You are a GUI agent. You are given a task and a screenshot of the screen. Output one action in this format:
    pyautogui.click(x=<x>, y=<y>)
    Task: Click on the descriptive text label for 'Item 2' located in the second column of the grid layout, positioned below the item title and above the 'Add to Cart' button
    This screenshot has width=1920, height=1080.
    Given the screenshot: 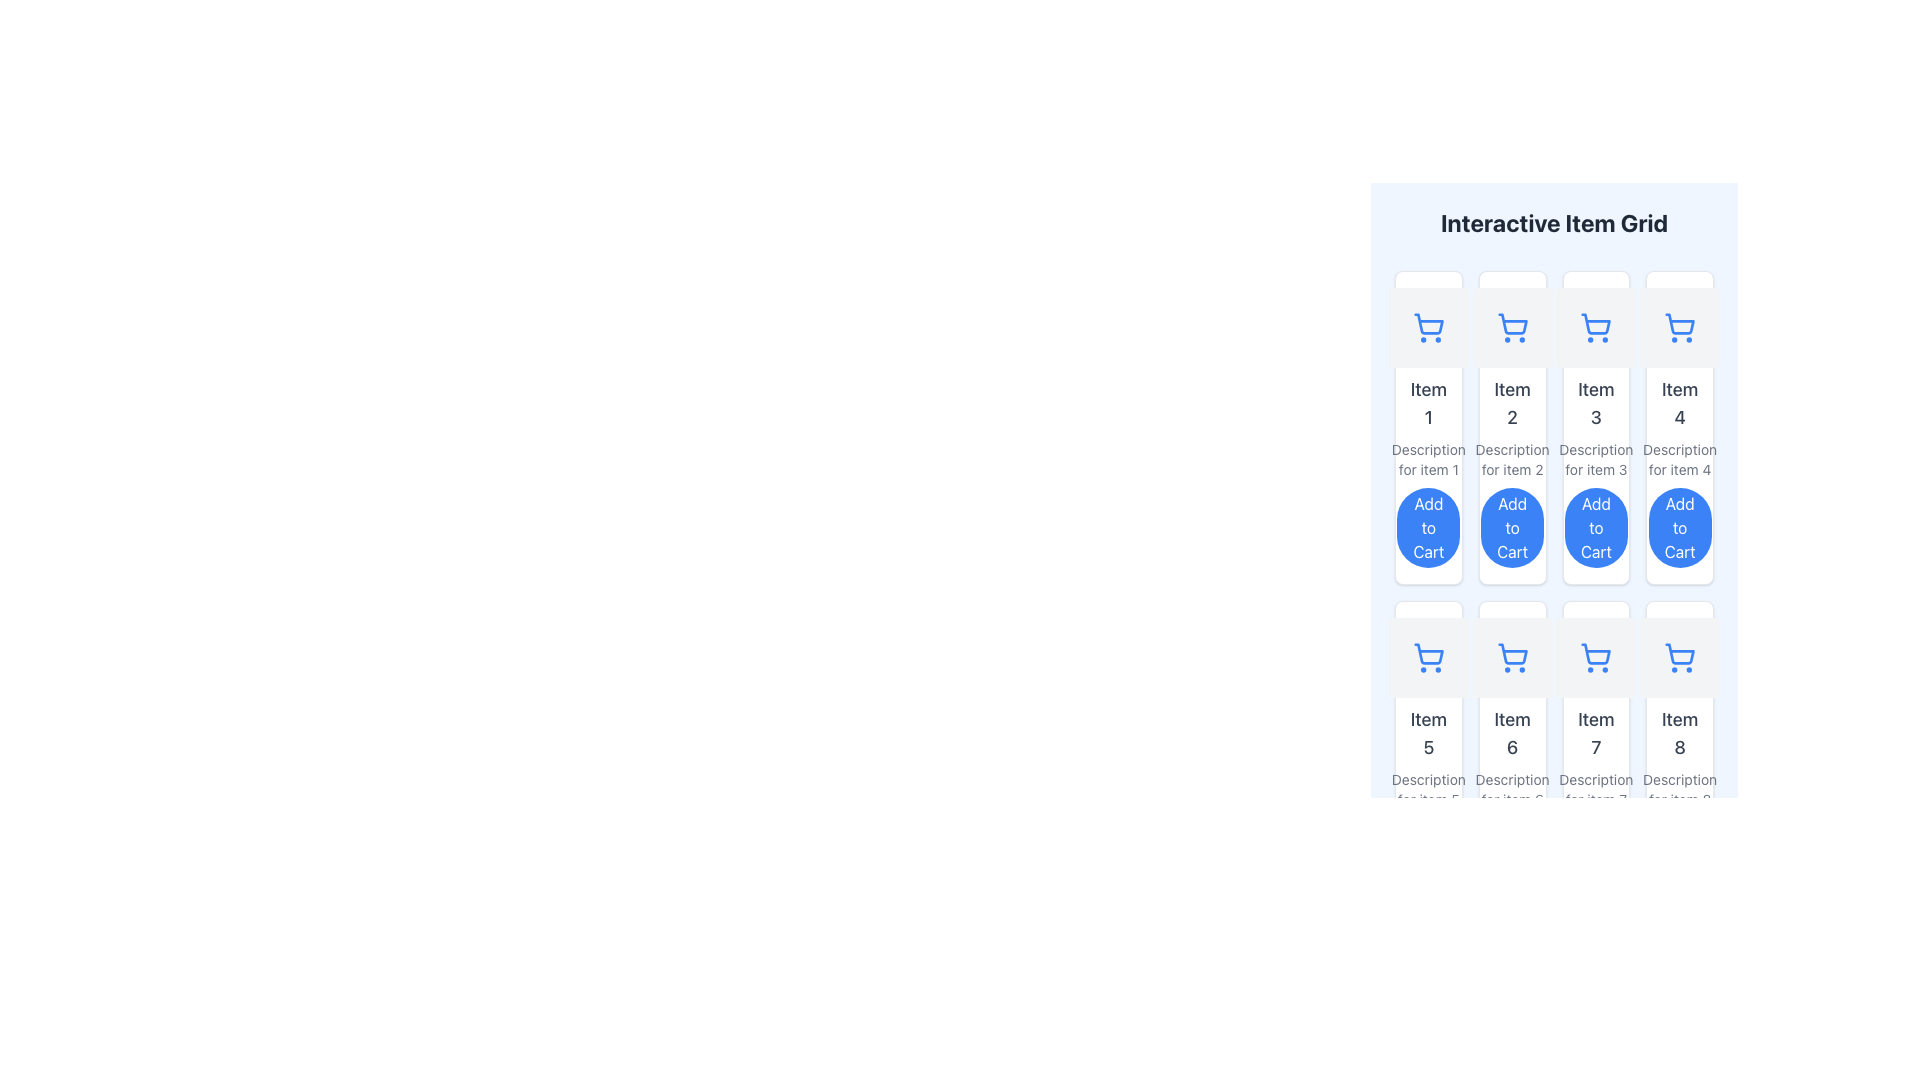 What is the action you would take?
    pyautogui.click(x=1512, y=459)
    